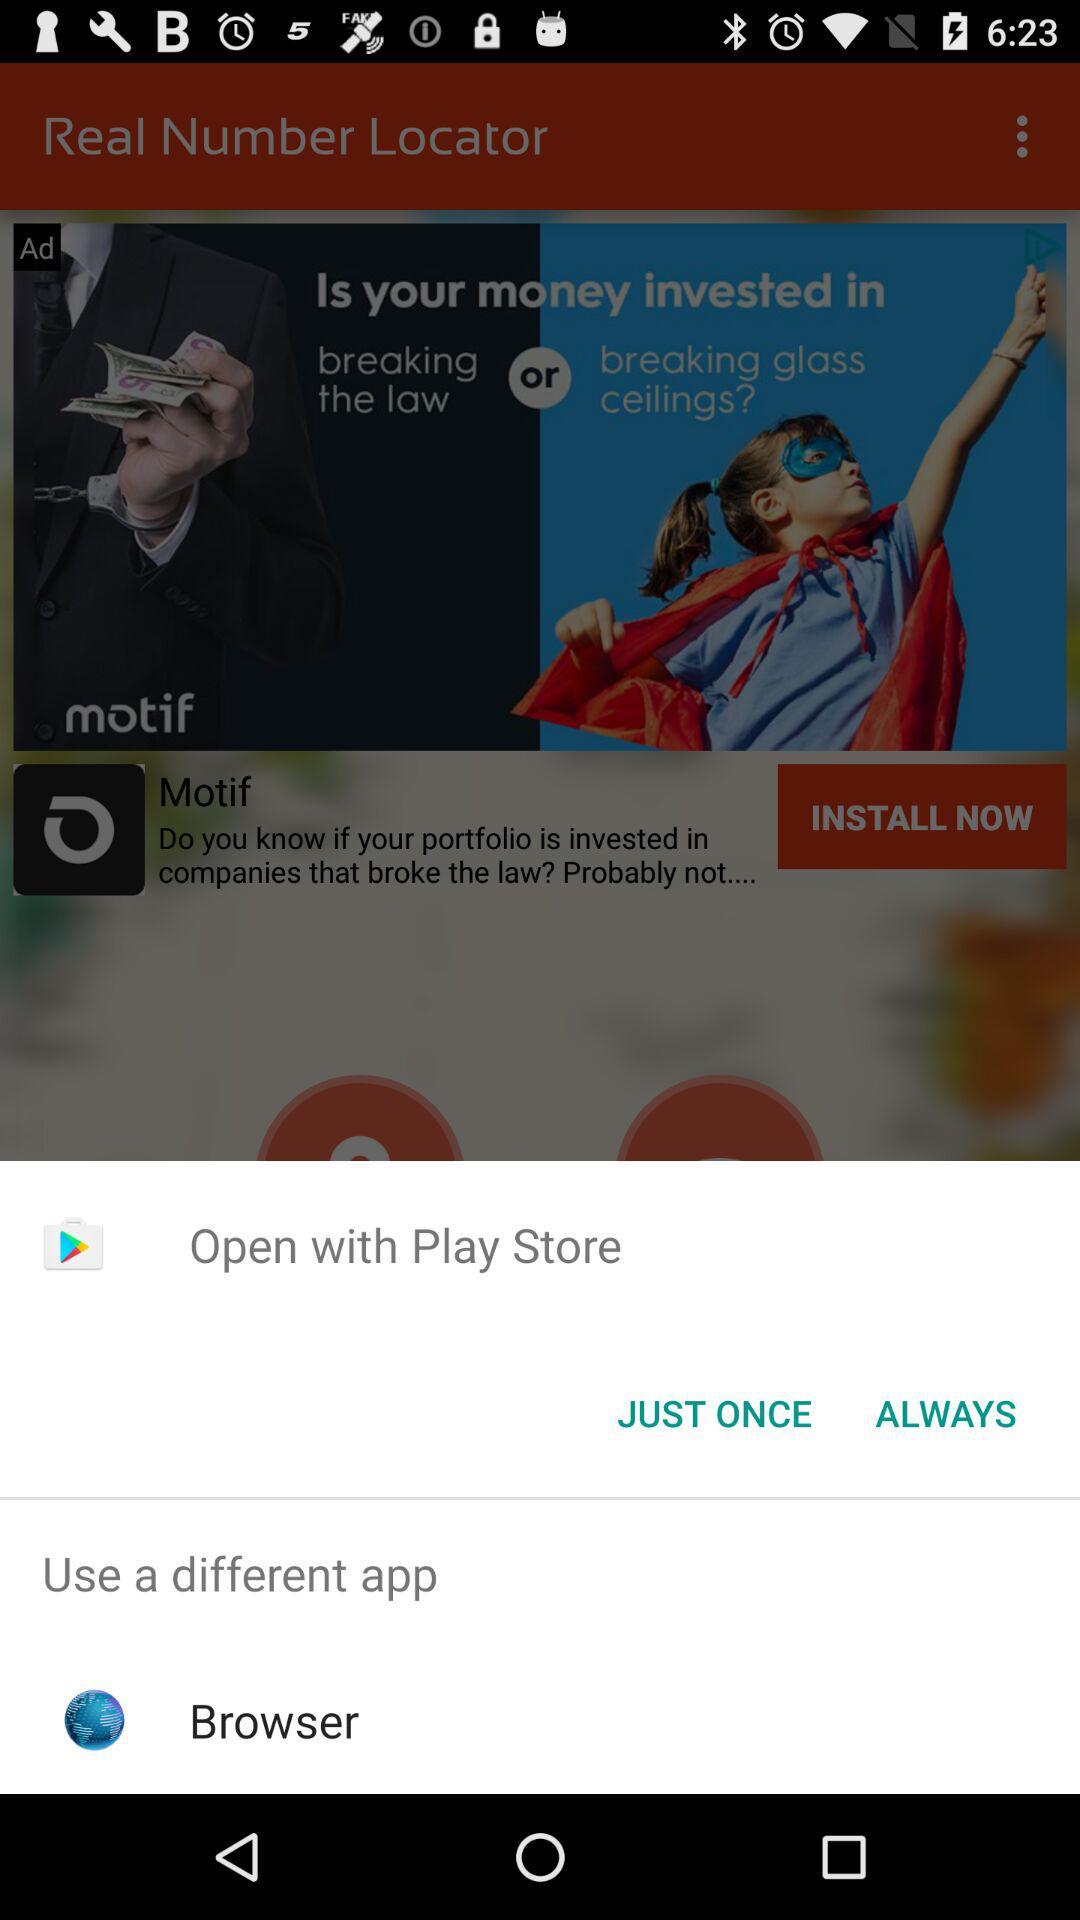 The height and width of the screenshot is (1920, 1080). Describe the element at coordinates (713, 1411) in the screenshot. I see `button next to always button` at that location.